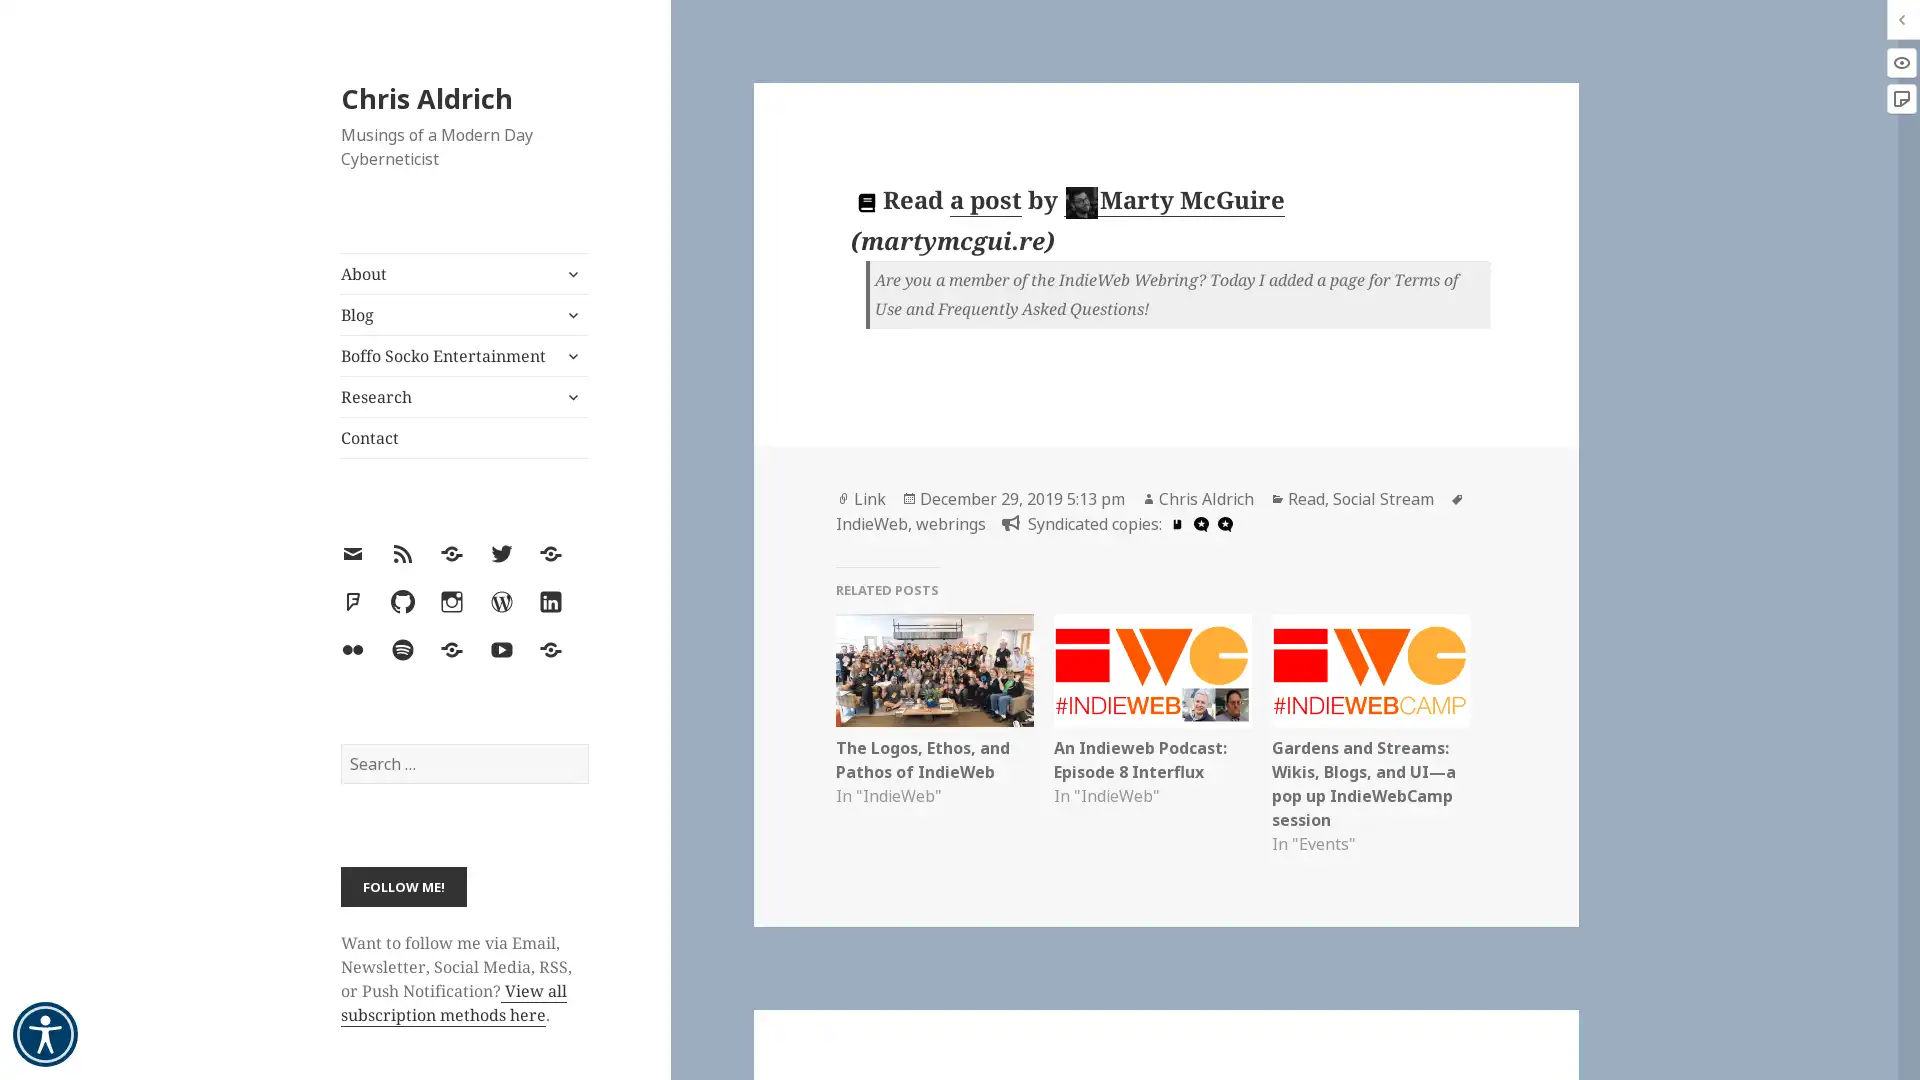  Describe the element at coordinates (586, 743) in the screenshot. I see `Search` at that location.